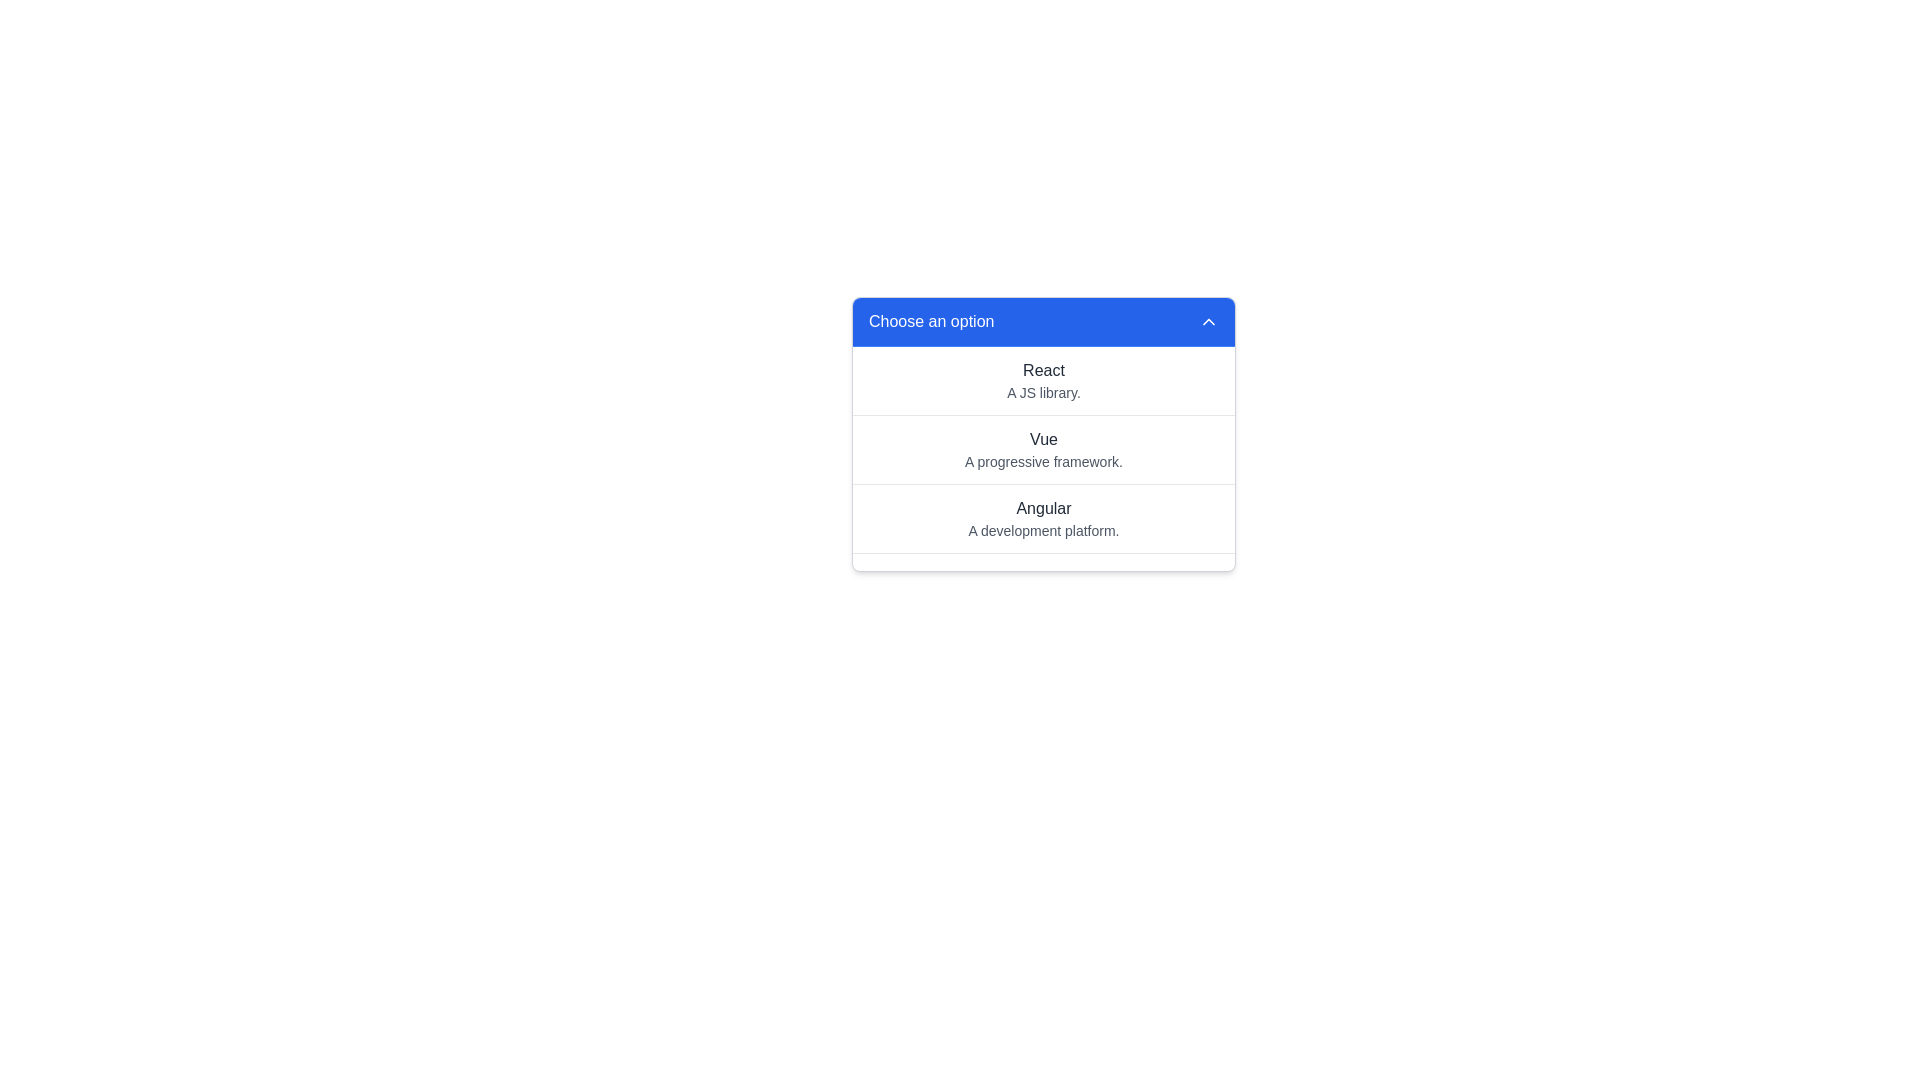 The width and height of the screenshot is (1920, 1080). I want to click on to select the second item in the vertically organized list, which provides information about the Vue framework, located below 'React A JS library.' and above 'Angular A development platform.', so click(1042, 447).